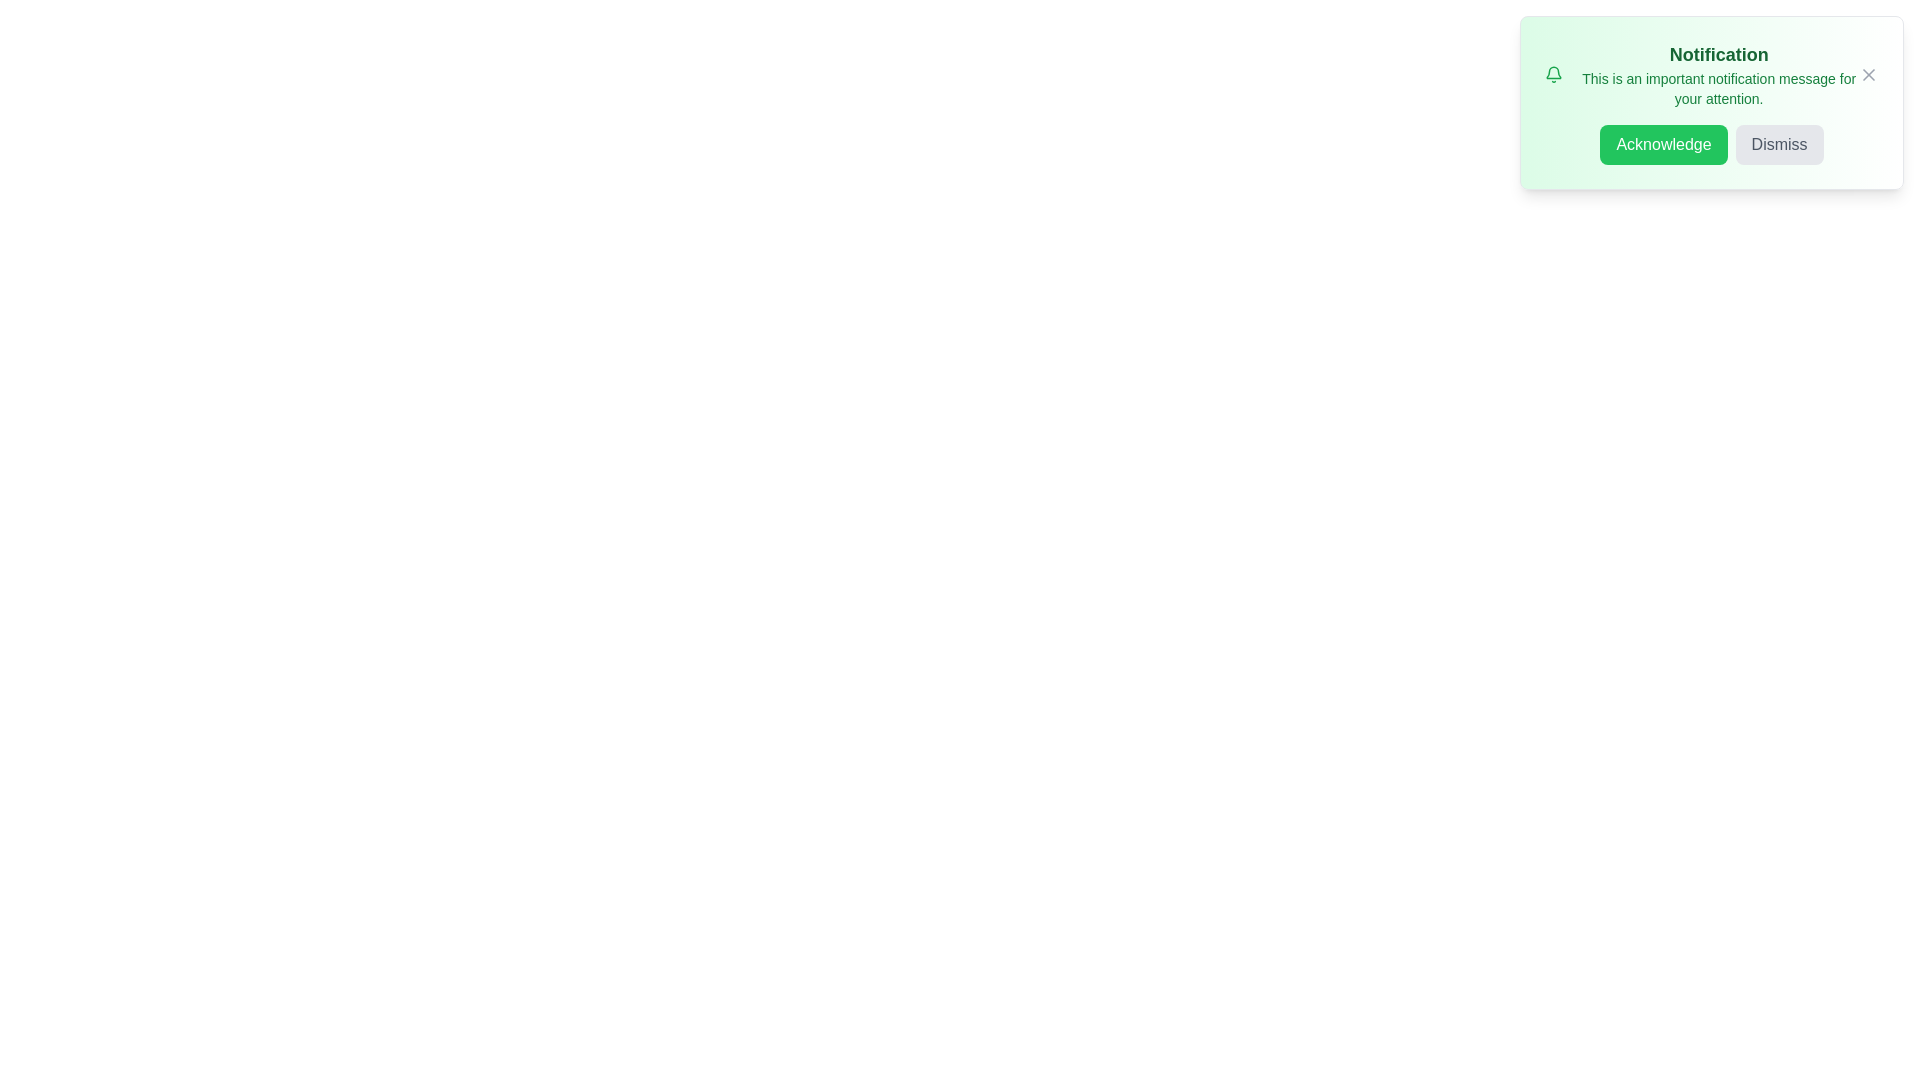 The image size is (1920, 1080). What do you see at coordinates (1779, 144) in the screenshot?
I see `'Dismiss' button to remove the alert` at bounding box center [1779, 144].